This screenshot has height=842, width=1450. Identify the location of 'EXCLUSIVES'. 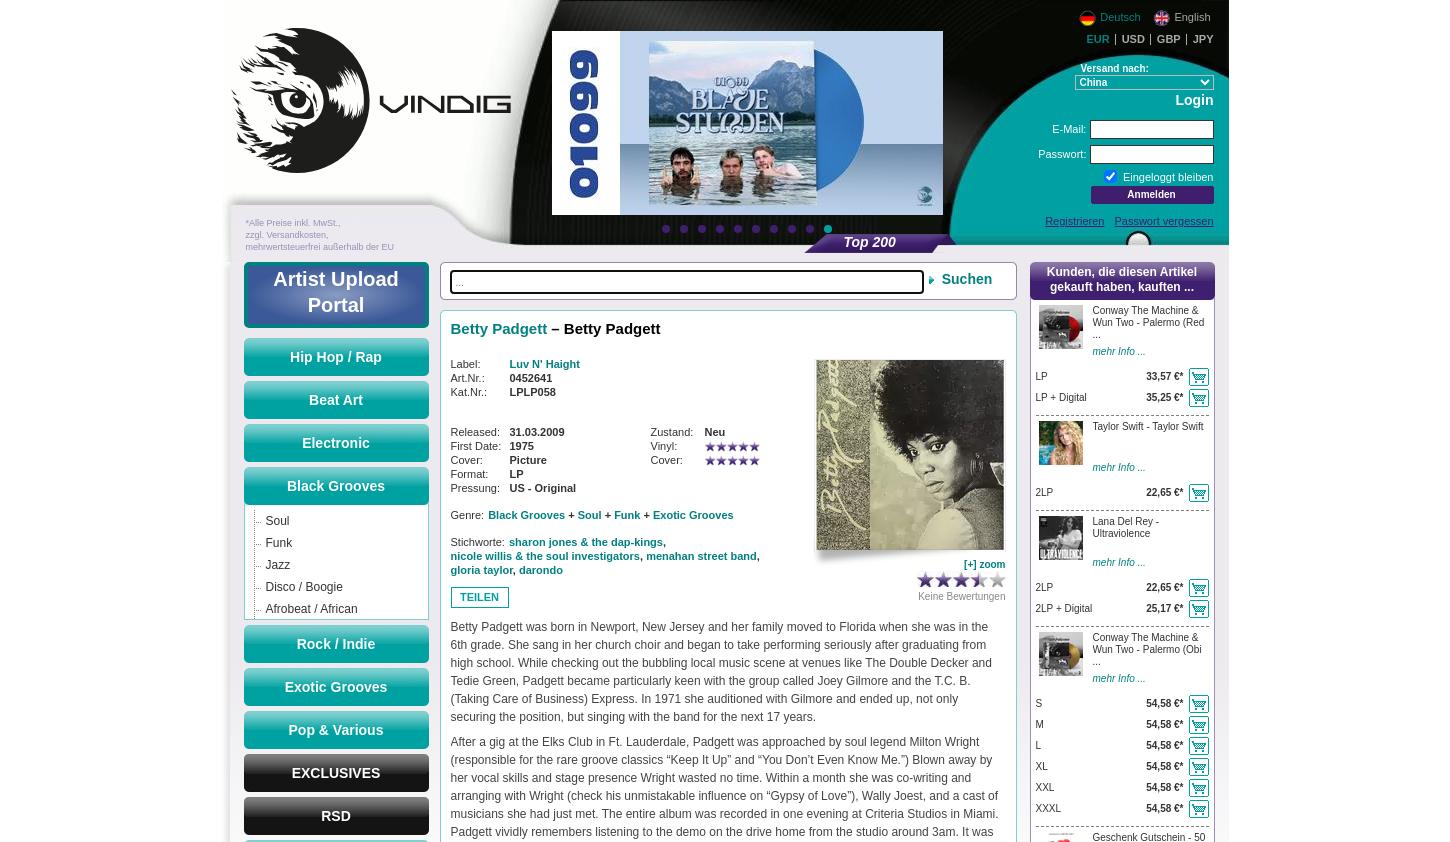
(291, 773).